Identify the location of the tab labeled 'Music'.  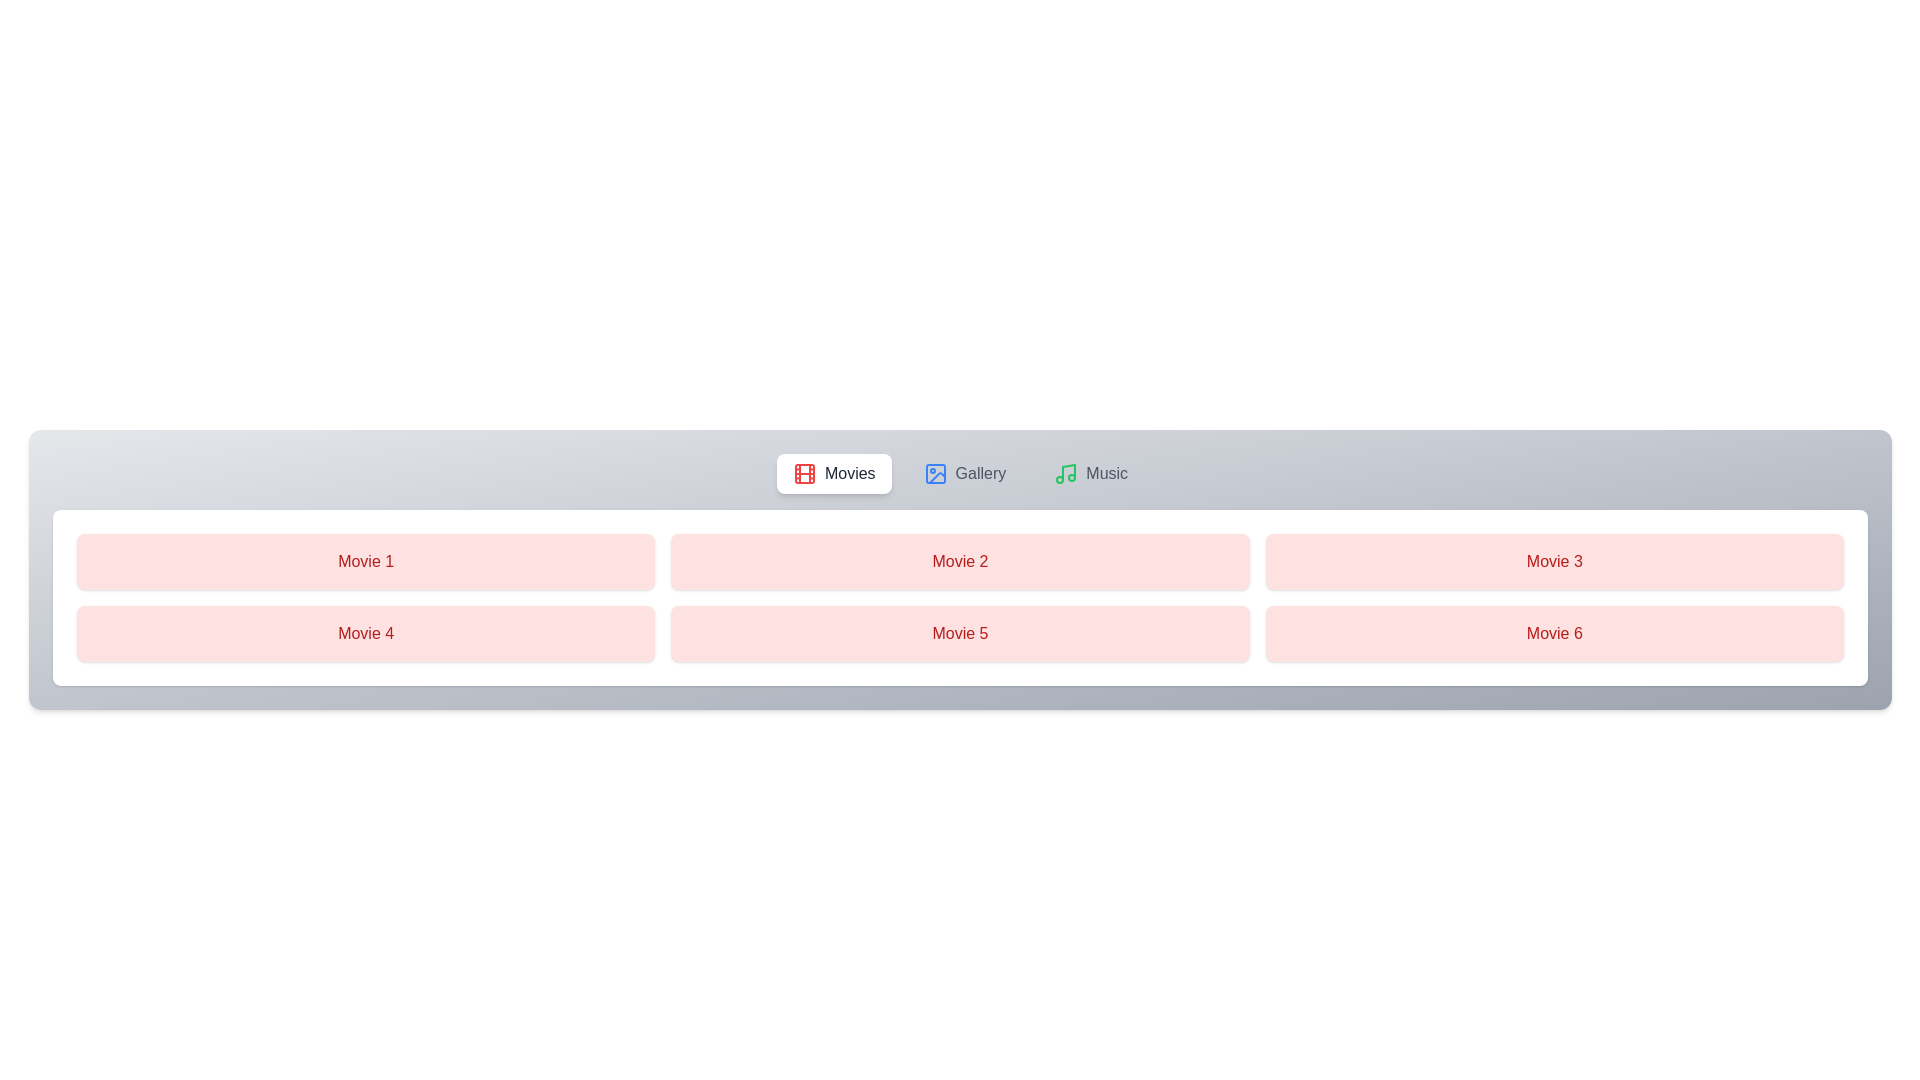
(1090, 474).